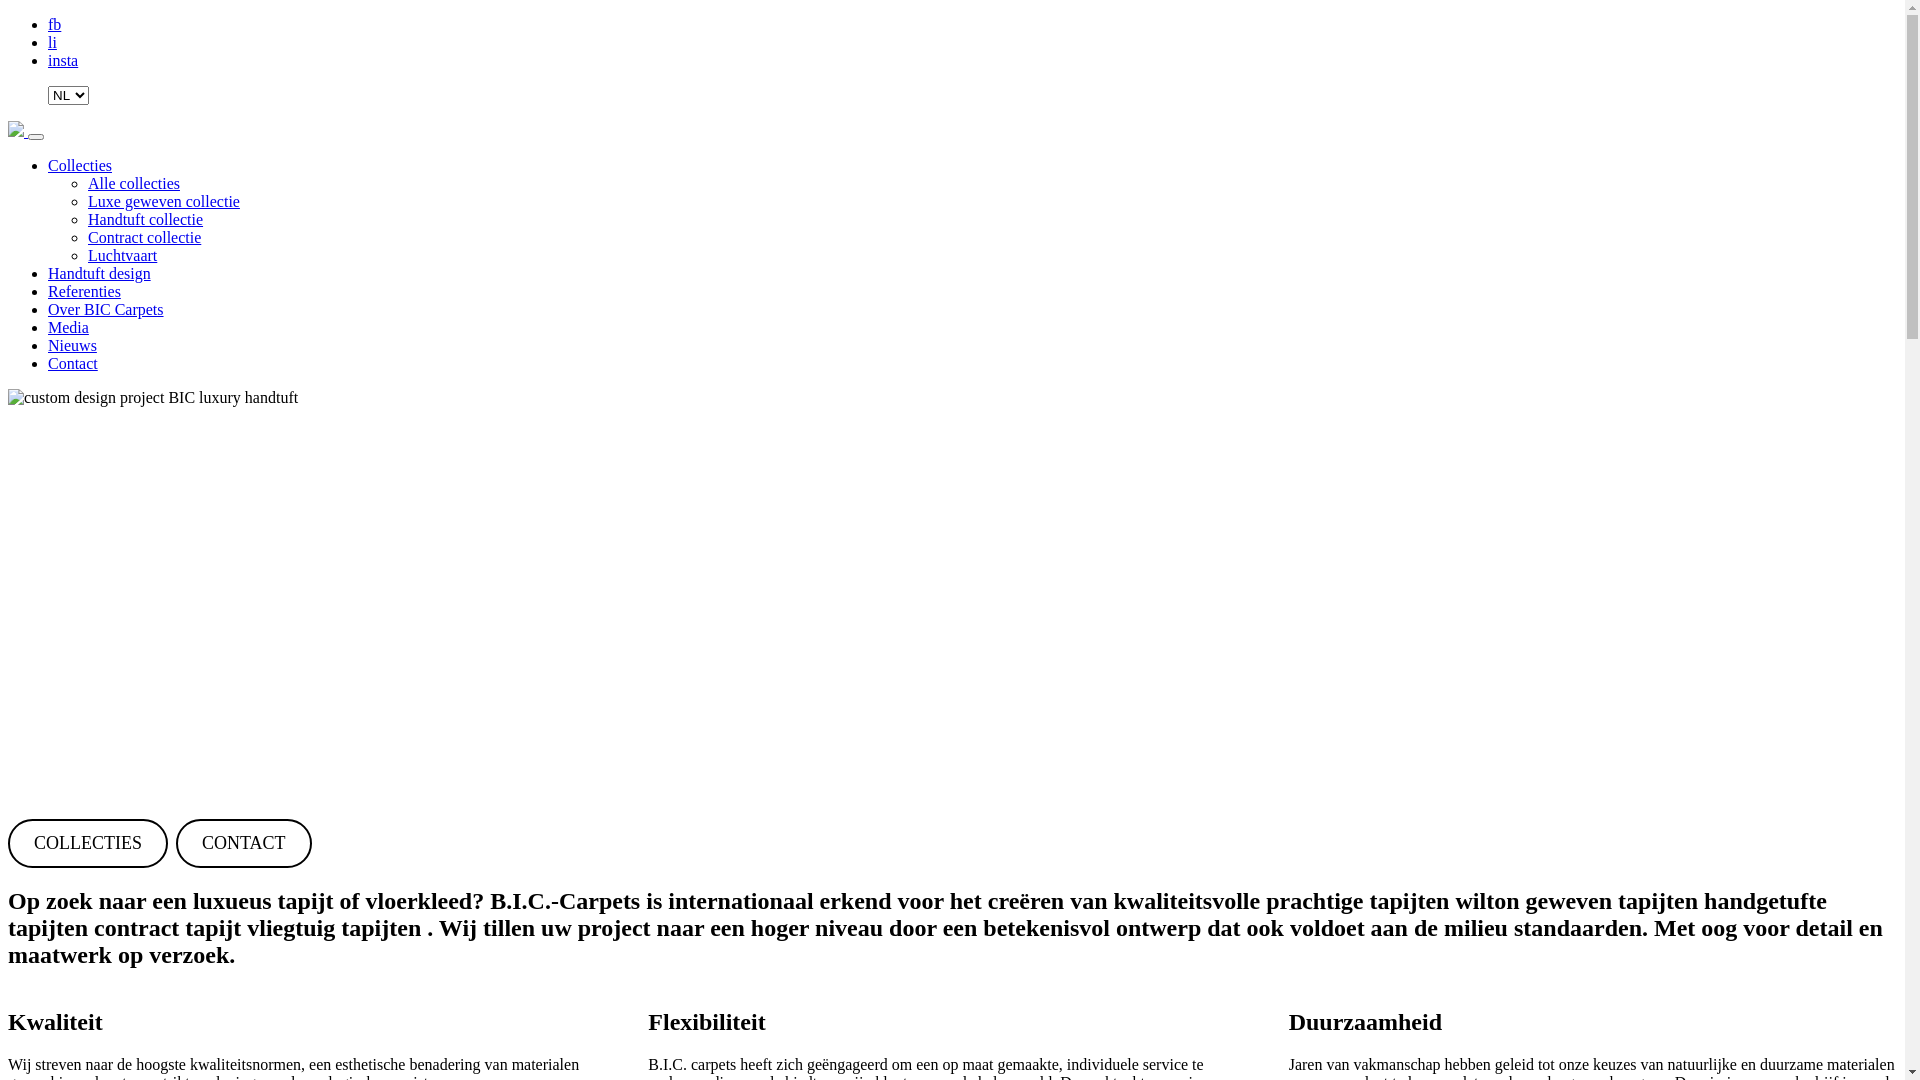 This screenshot has width=1920, height=1080. Describe the element at coordinates (62, 59) in the screenshot. I see `'insta'` at that location.